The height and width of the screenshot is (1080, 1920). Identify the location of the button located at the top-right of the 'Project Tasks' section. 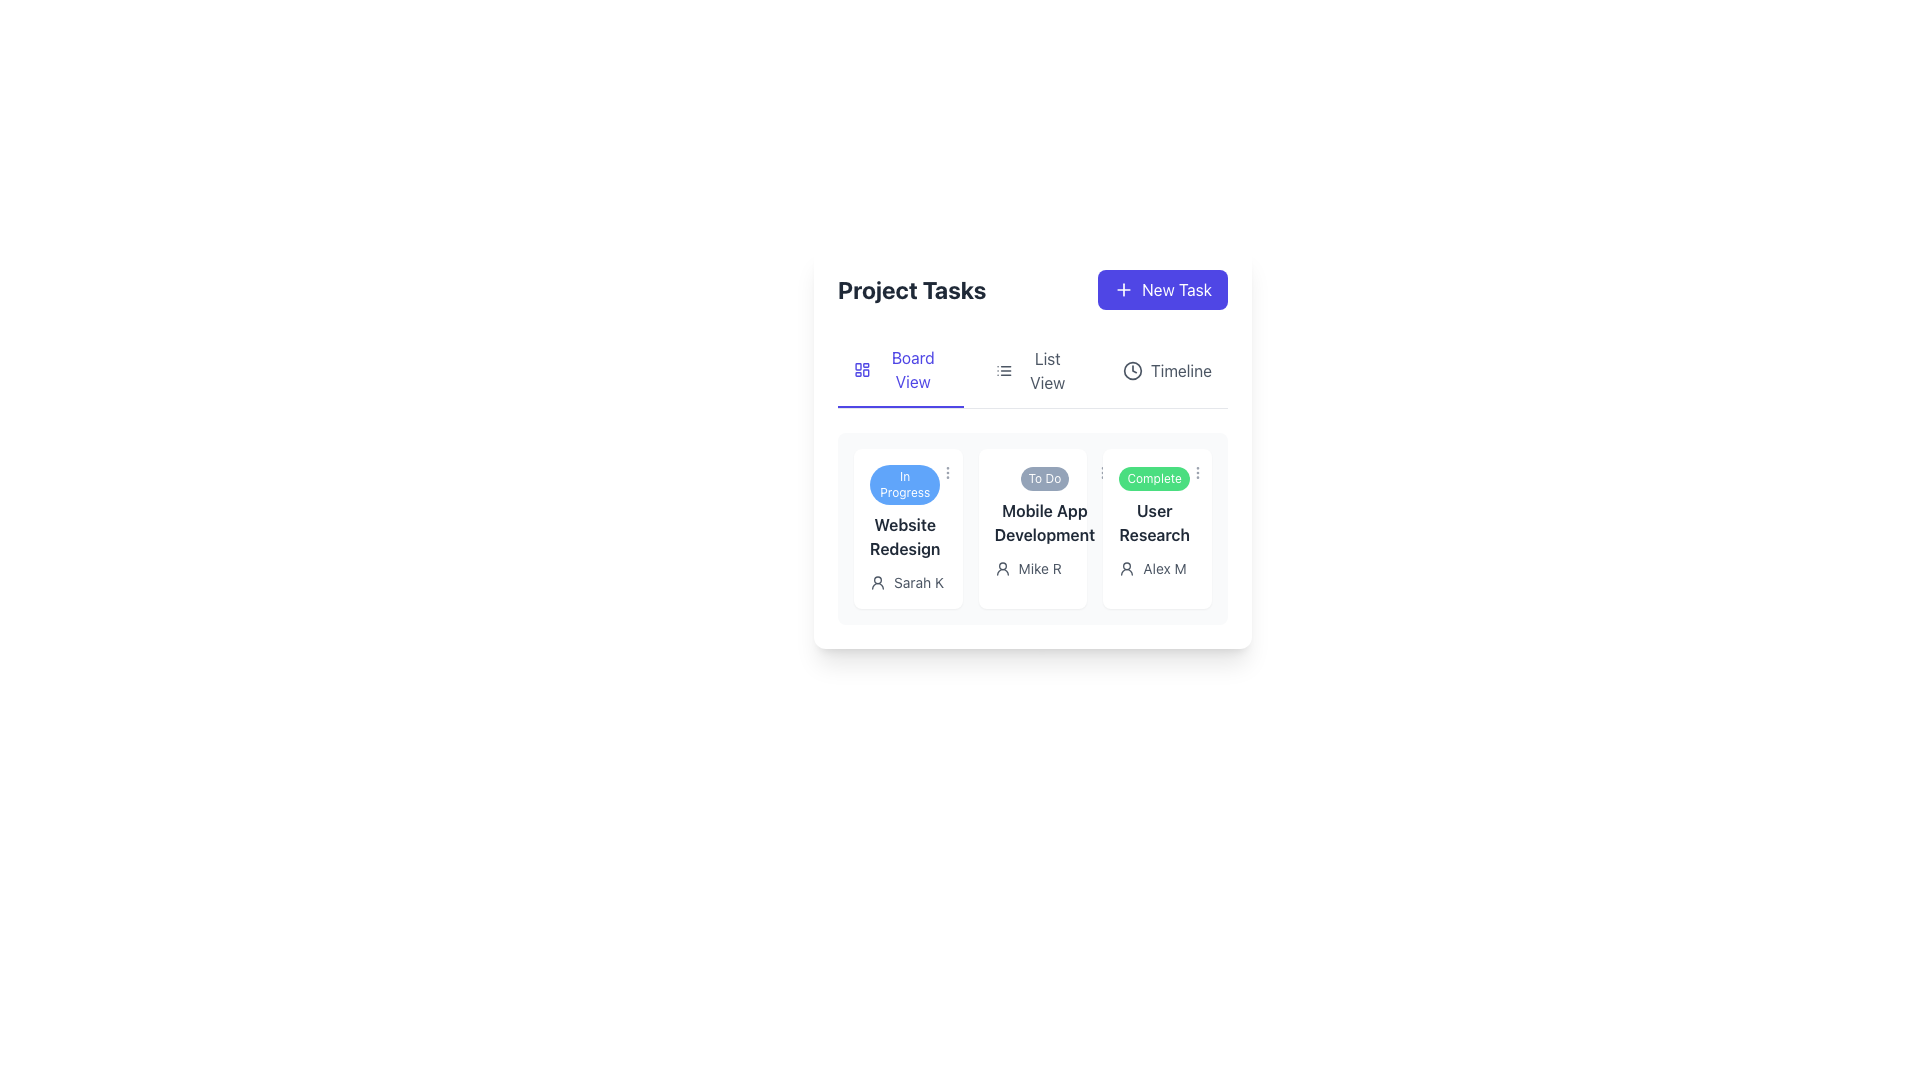
(1163, 289).